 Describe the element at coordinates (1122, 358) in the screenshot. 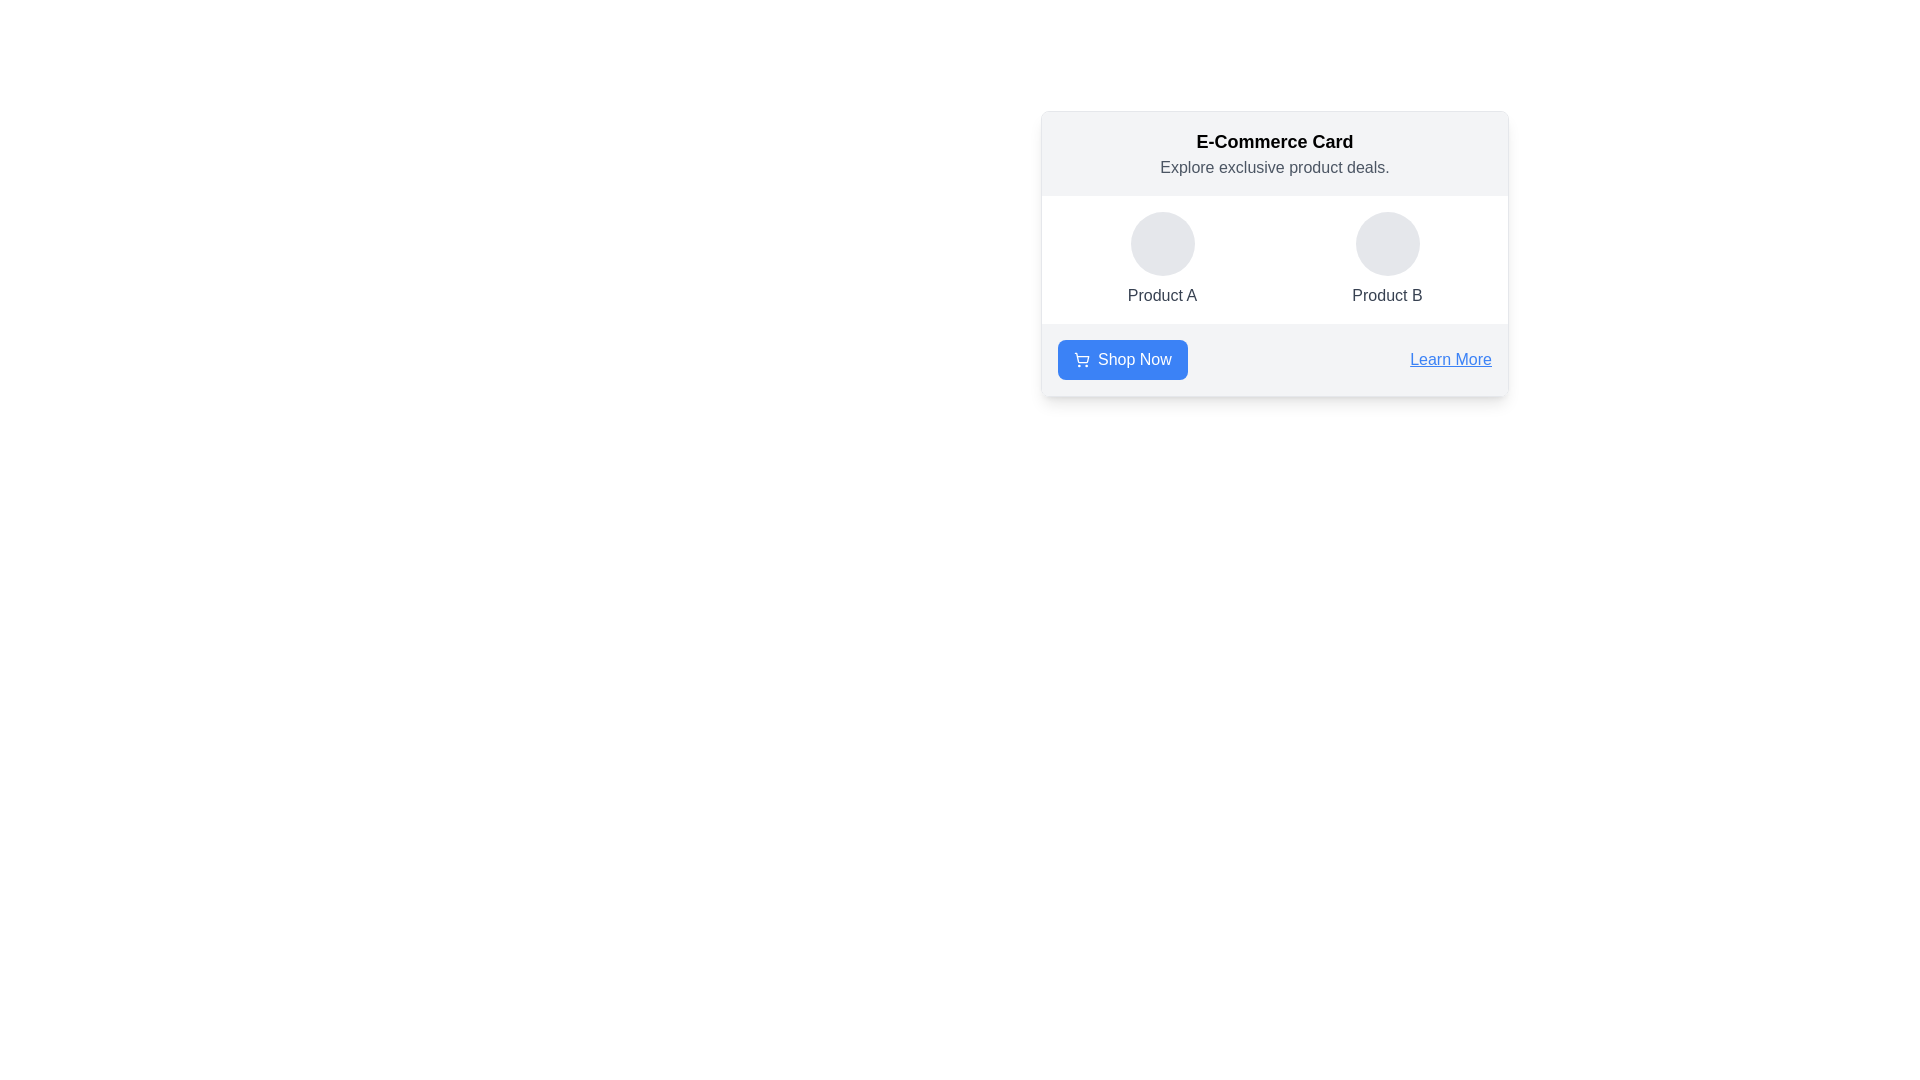

I see `the call-to-action button that navigates users to a shopping or product-related page` at that location.